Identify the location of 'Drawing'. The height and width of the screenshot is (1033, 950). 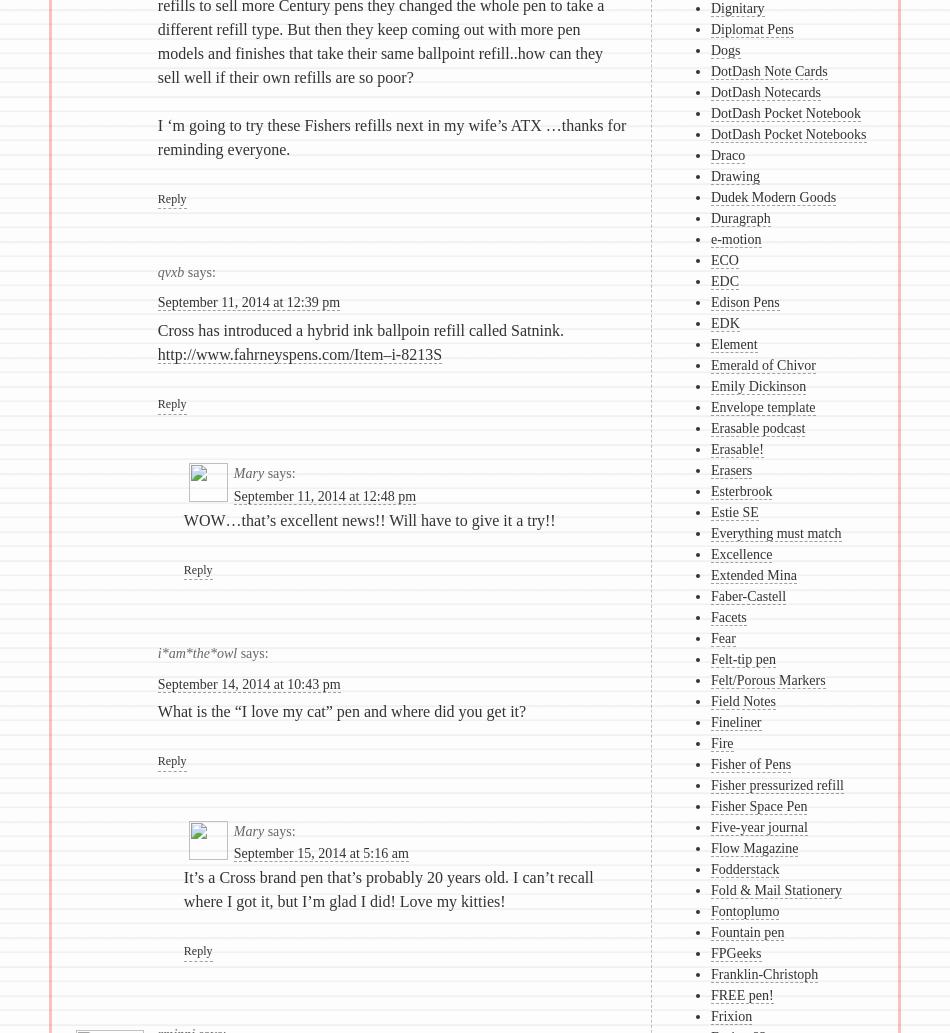
(733, 175).